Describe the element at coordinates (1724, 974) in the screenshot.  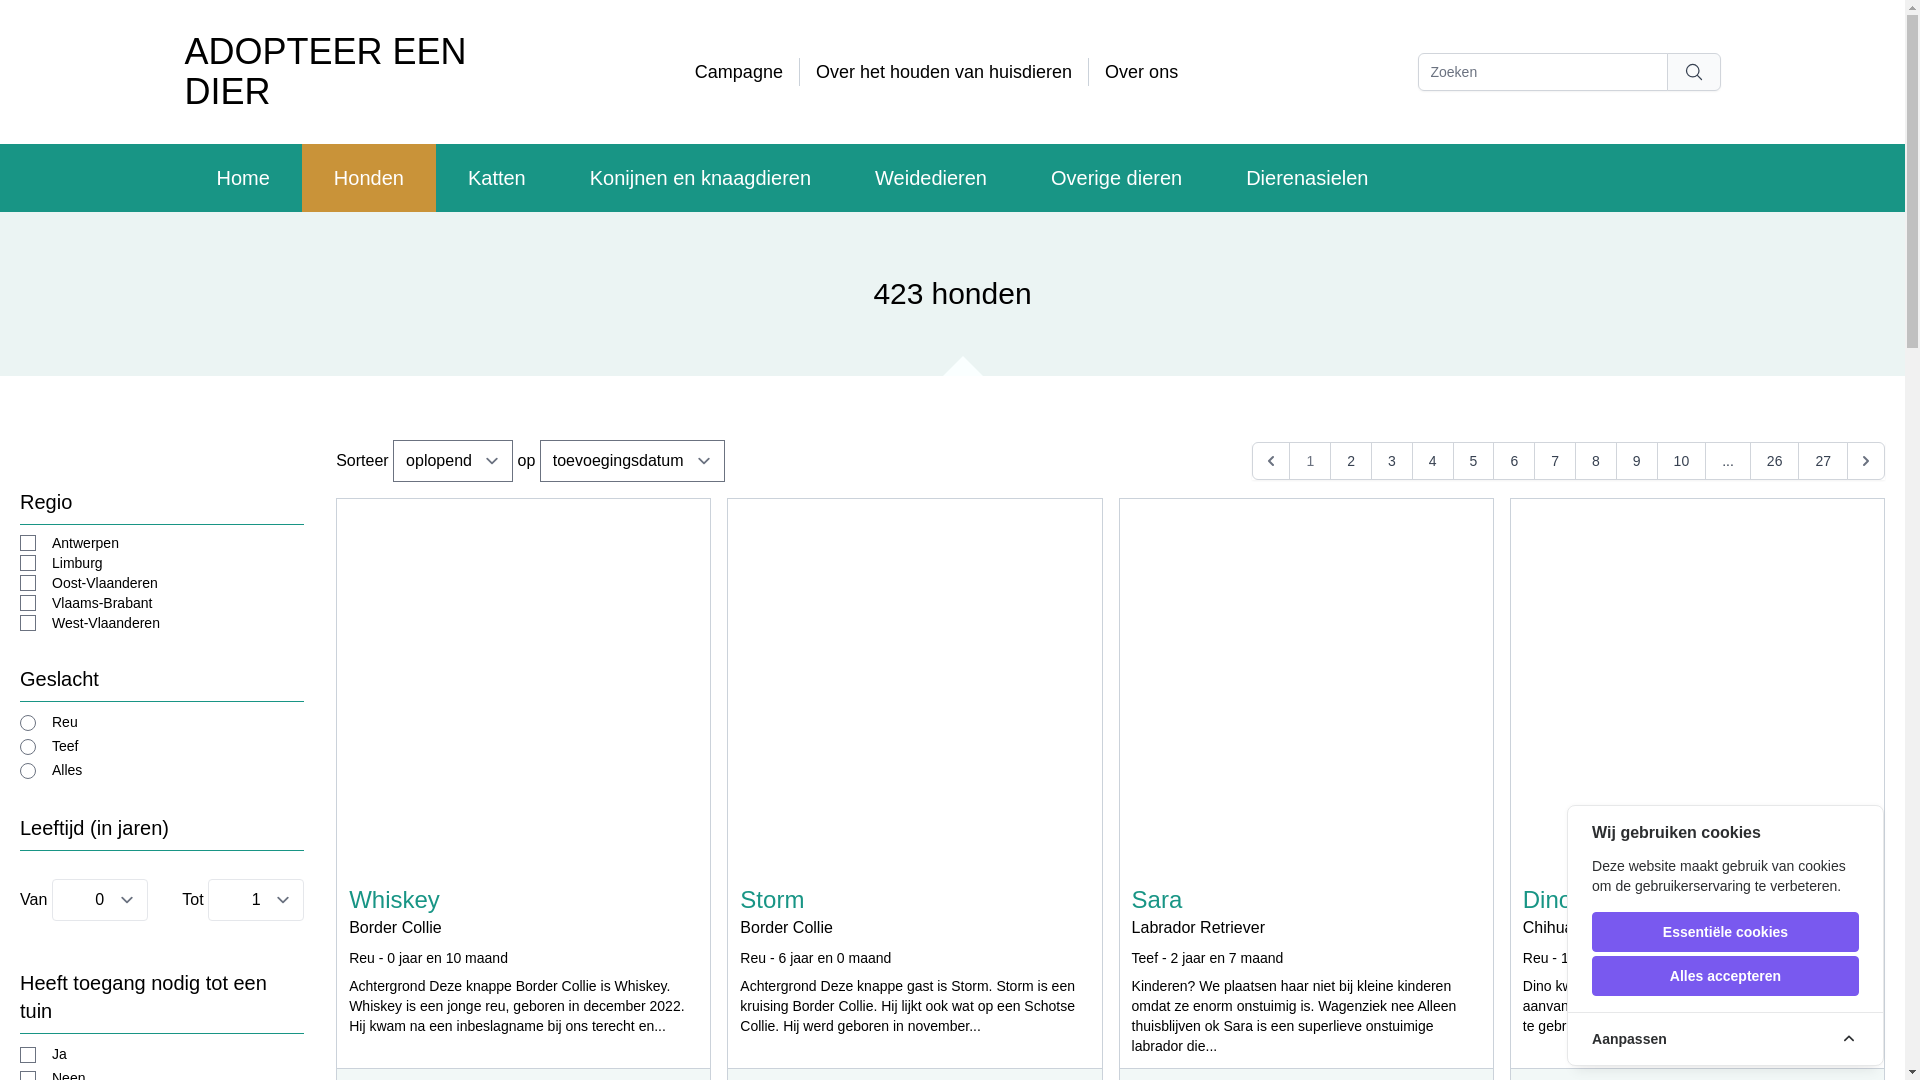
I see `'Alles accepteren'` at that location.